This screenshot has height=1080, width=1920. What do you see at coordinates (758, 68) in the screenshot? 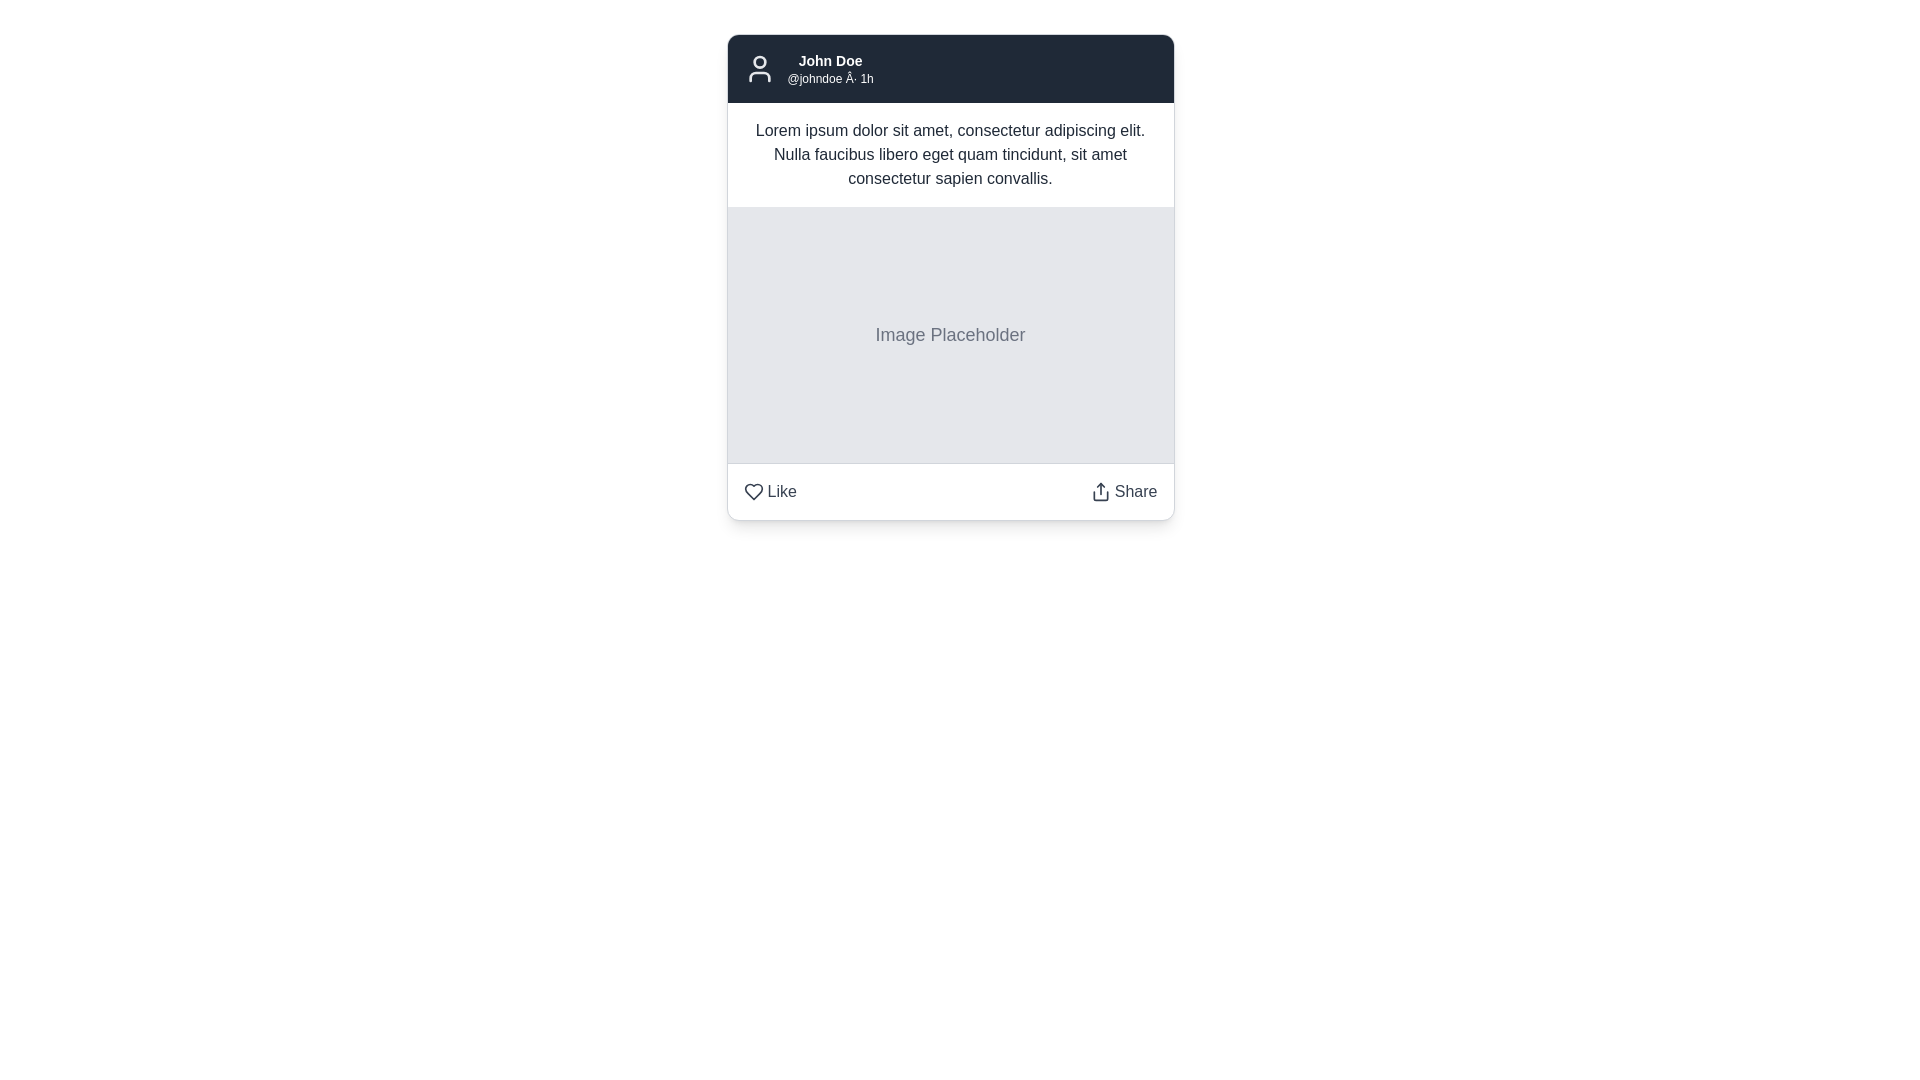
I see `the user profile icon, which has a white outline on a gray background and is located at the top-left corner of the header section` at bounding box center [758, 68].